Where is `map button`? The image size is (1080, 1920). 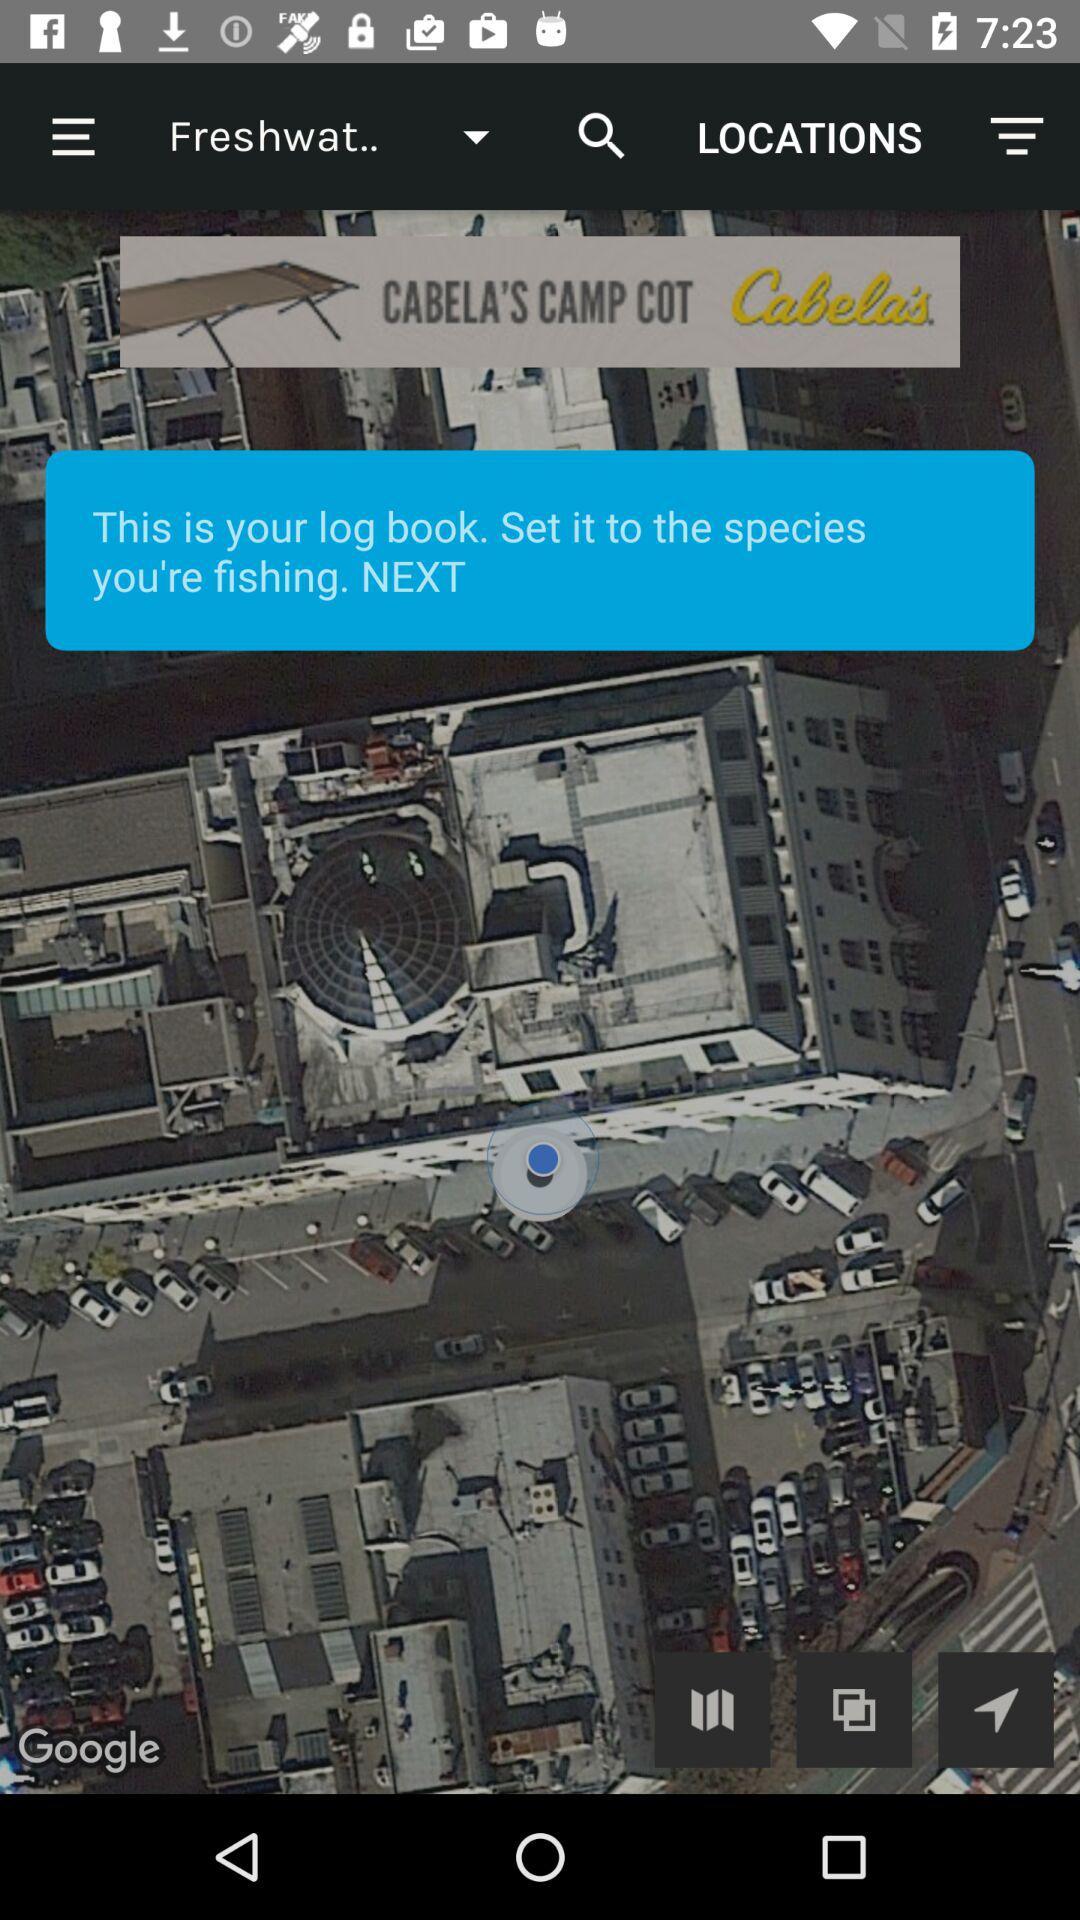
map button is located at coordinates (711, 1708).